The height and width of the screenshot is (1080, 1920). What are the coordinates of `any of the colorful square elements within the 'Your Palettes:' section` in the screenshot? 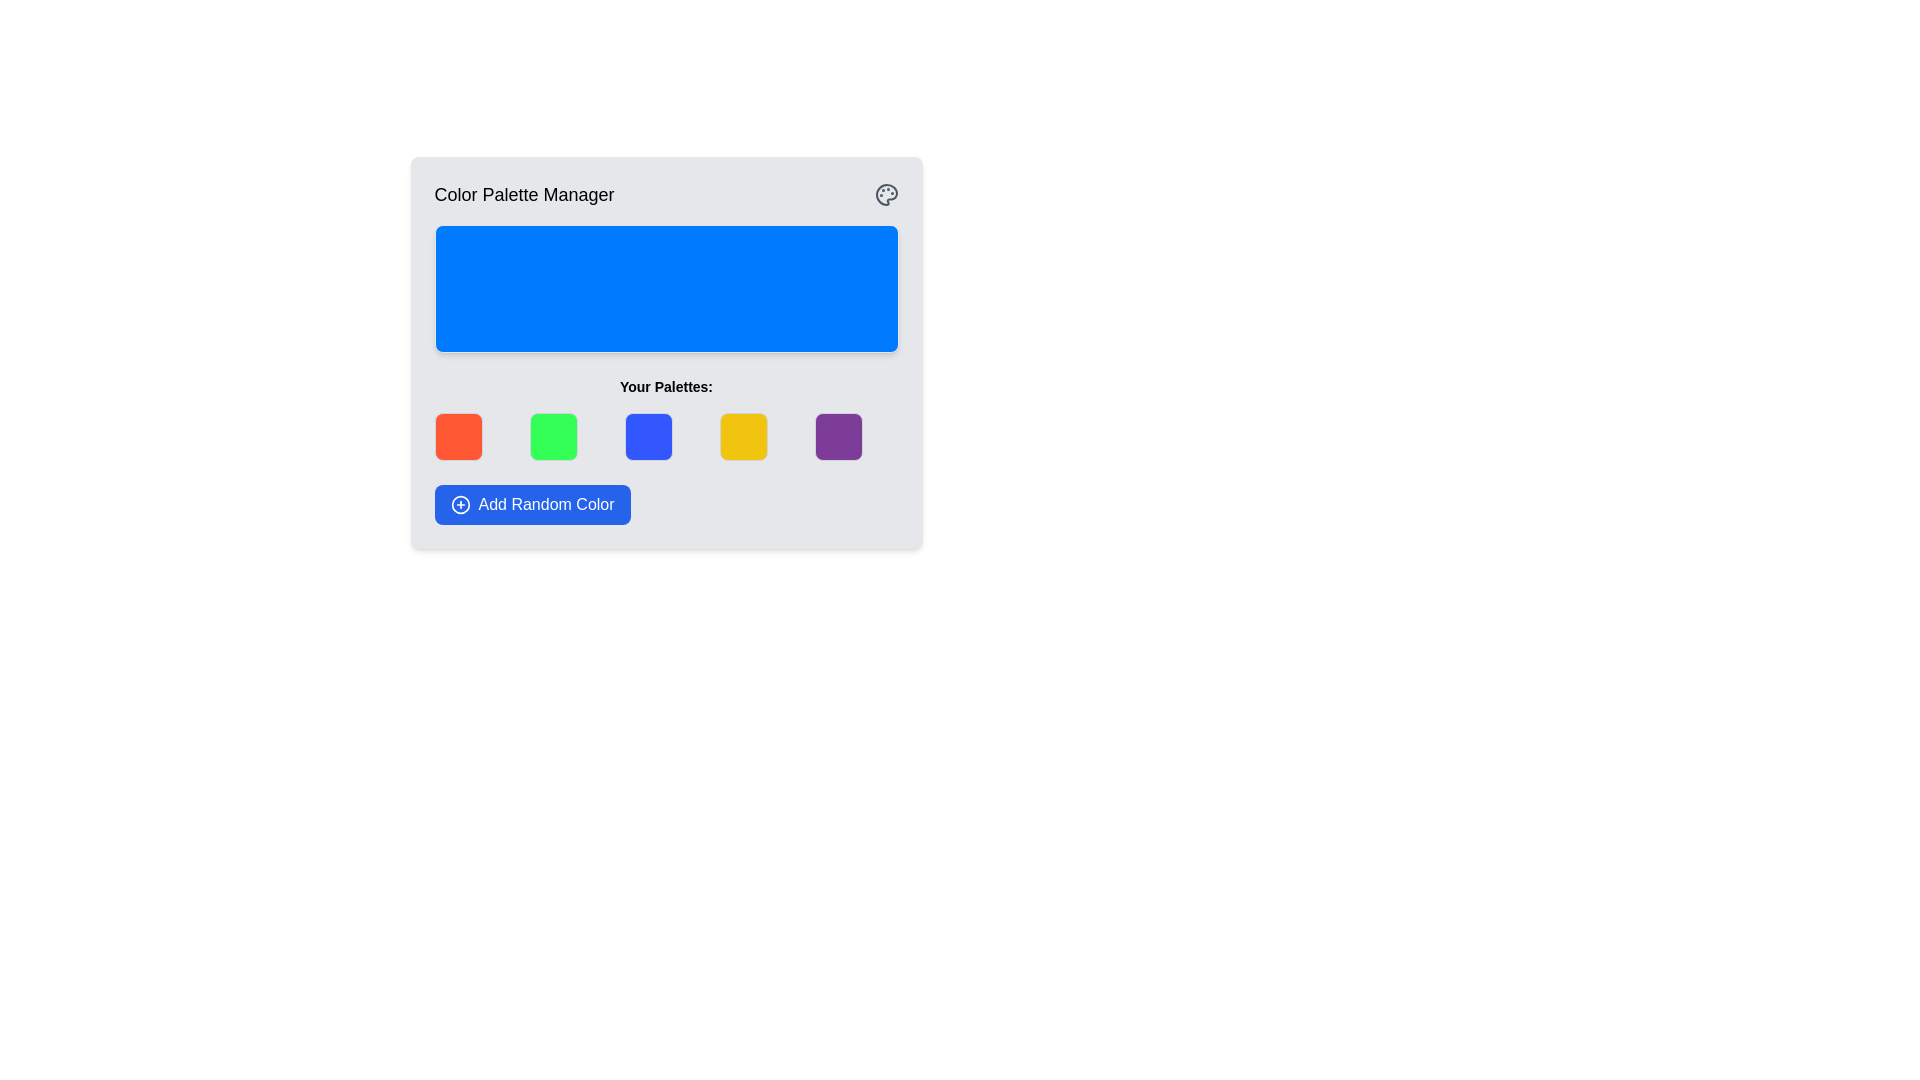 It's located at (666, 418).